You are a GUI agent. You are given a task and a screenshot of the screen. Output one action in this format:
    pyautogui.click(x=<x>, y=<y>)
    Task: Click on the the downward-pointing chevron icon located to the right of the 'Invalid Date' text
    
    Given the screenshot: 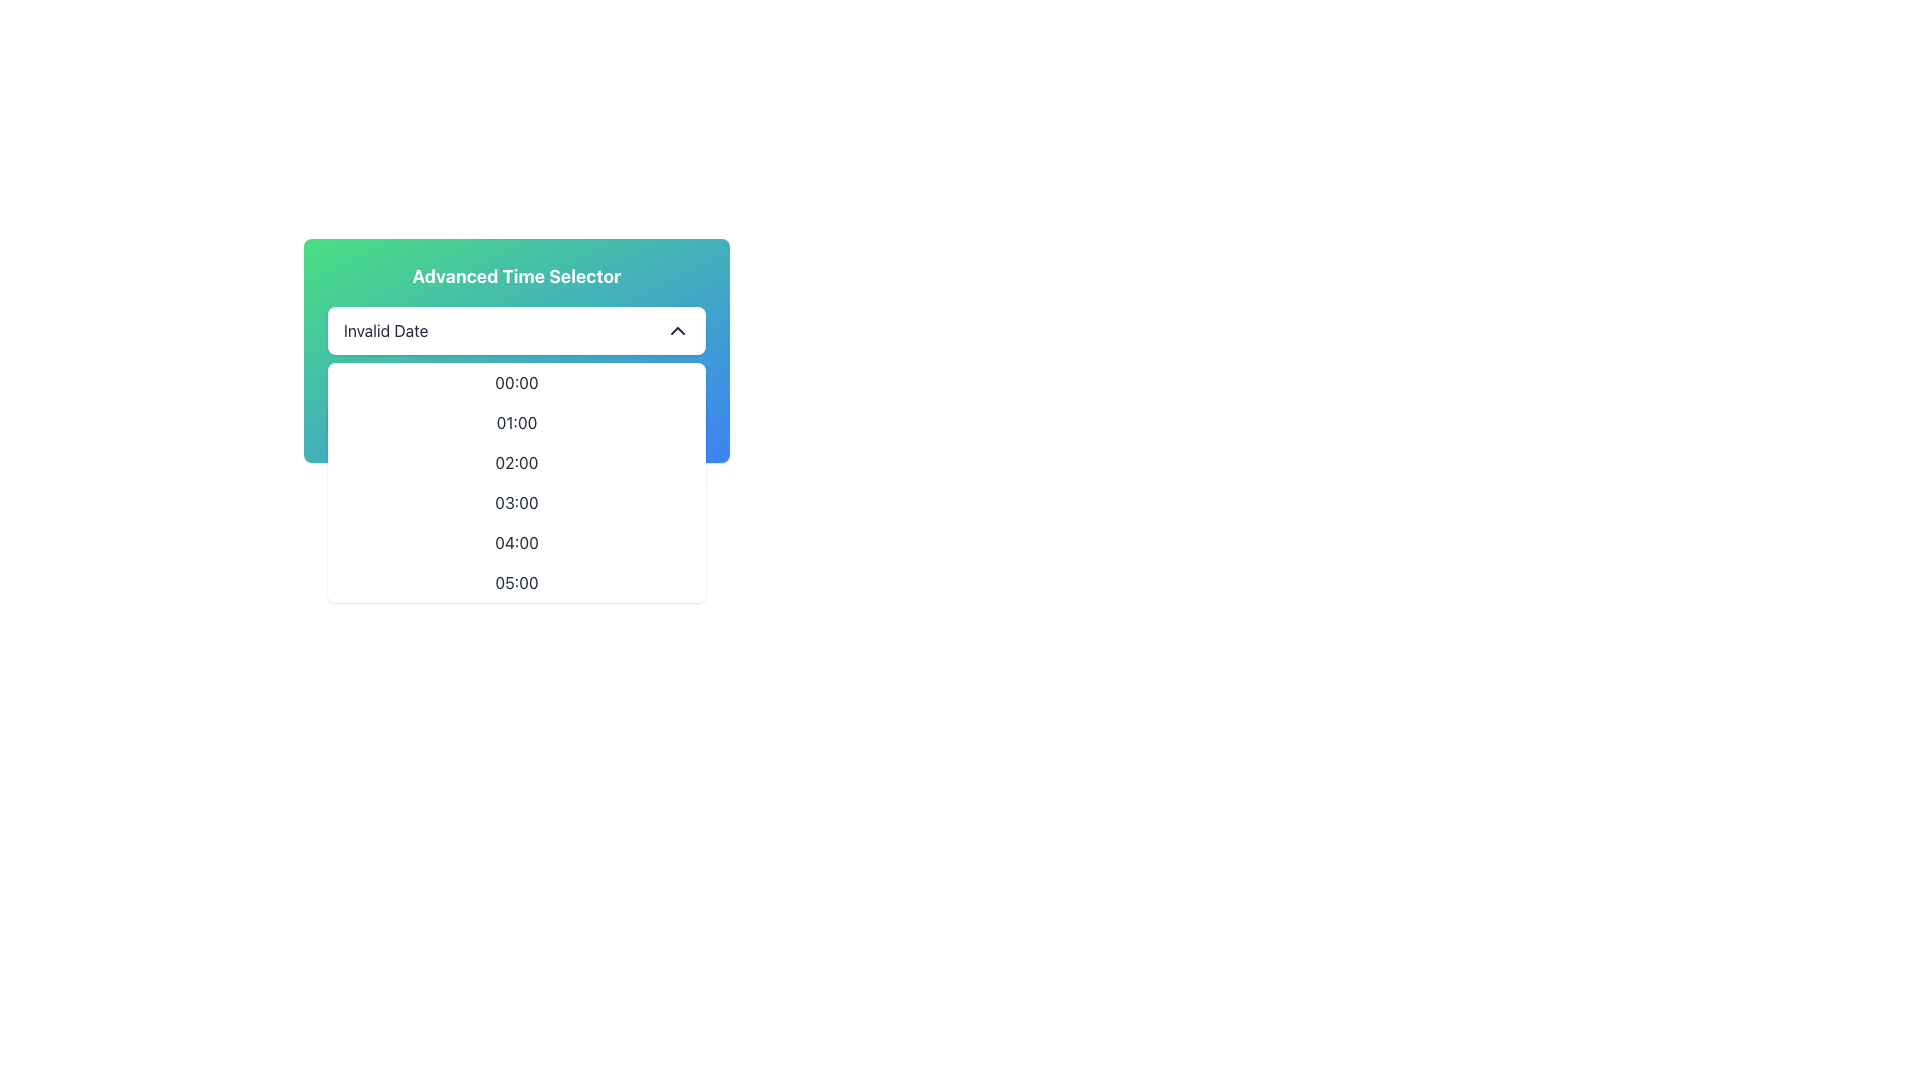 What is the action you would take?
    pyautogui.click(x=677, y=330)
    